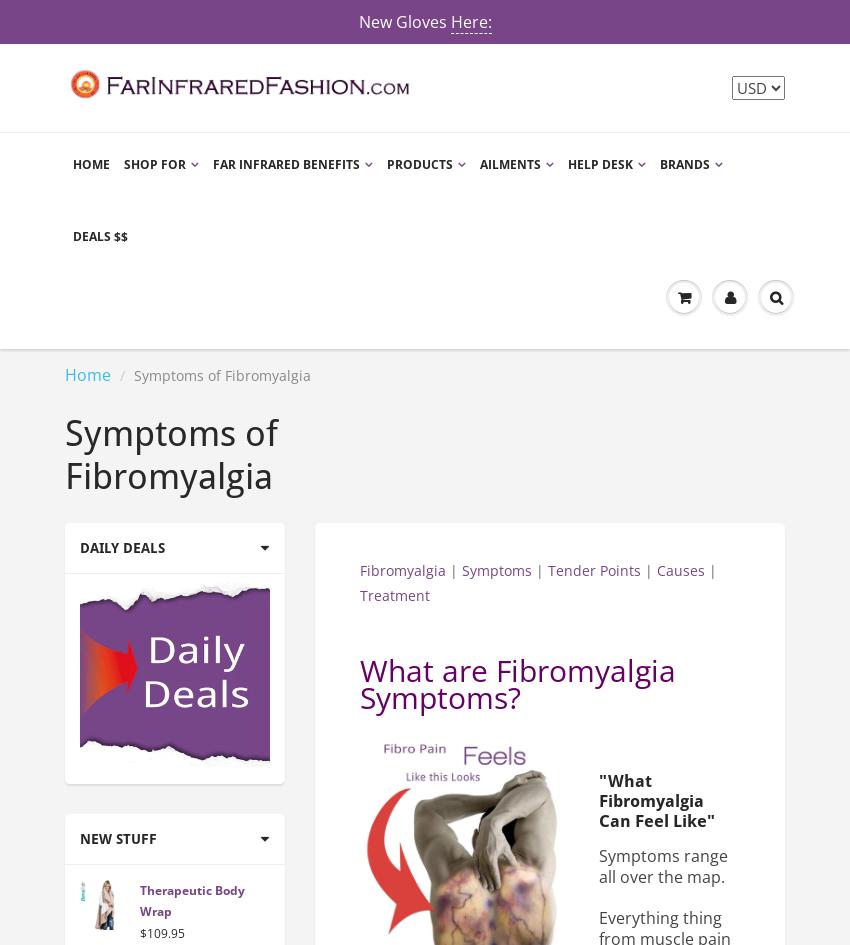 This screenshot has width=850, height=945. What do you see at coordinates (448, 22) in the screenshot?
I see `'Here:'` at bounding box center [448, 22].